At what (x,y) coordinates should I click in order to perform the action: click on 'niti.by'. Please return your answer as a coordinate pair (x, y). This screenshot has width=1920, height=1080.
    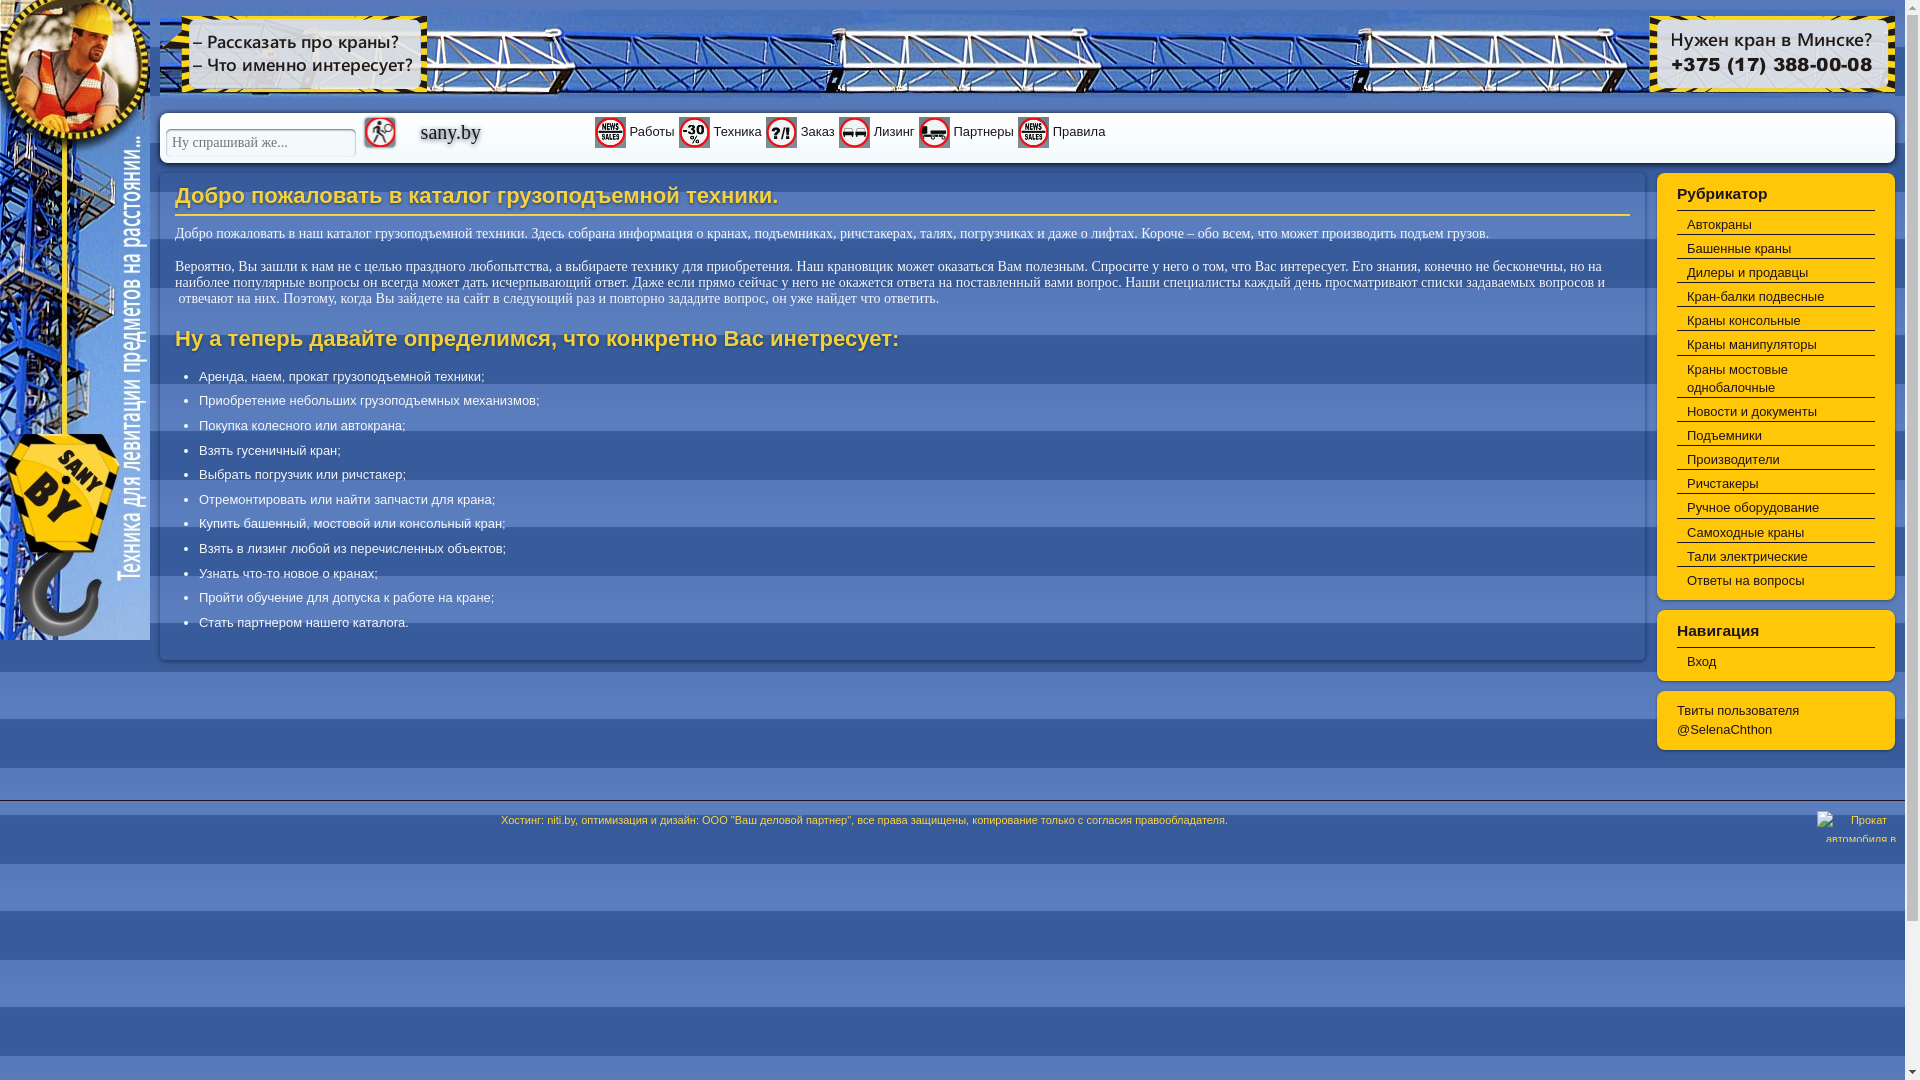
    Looking at the image, I should click on (547, 820).